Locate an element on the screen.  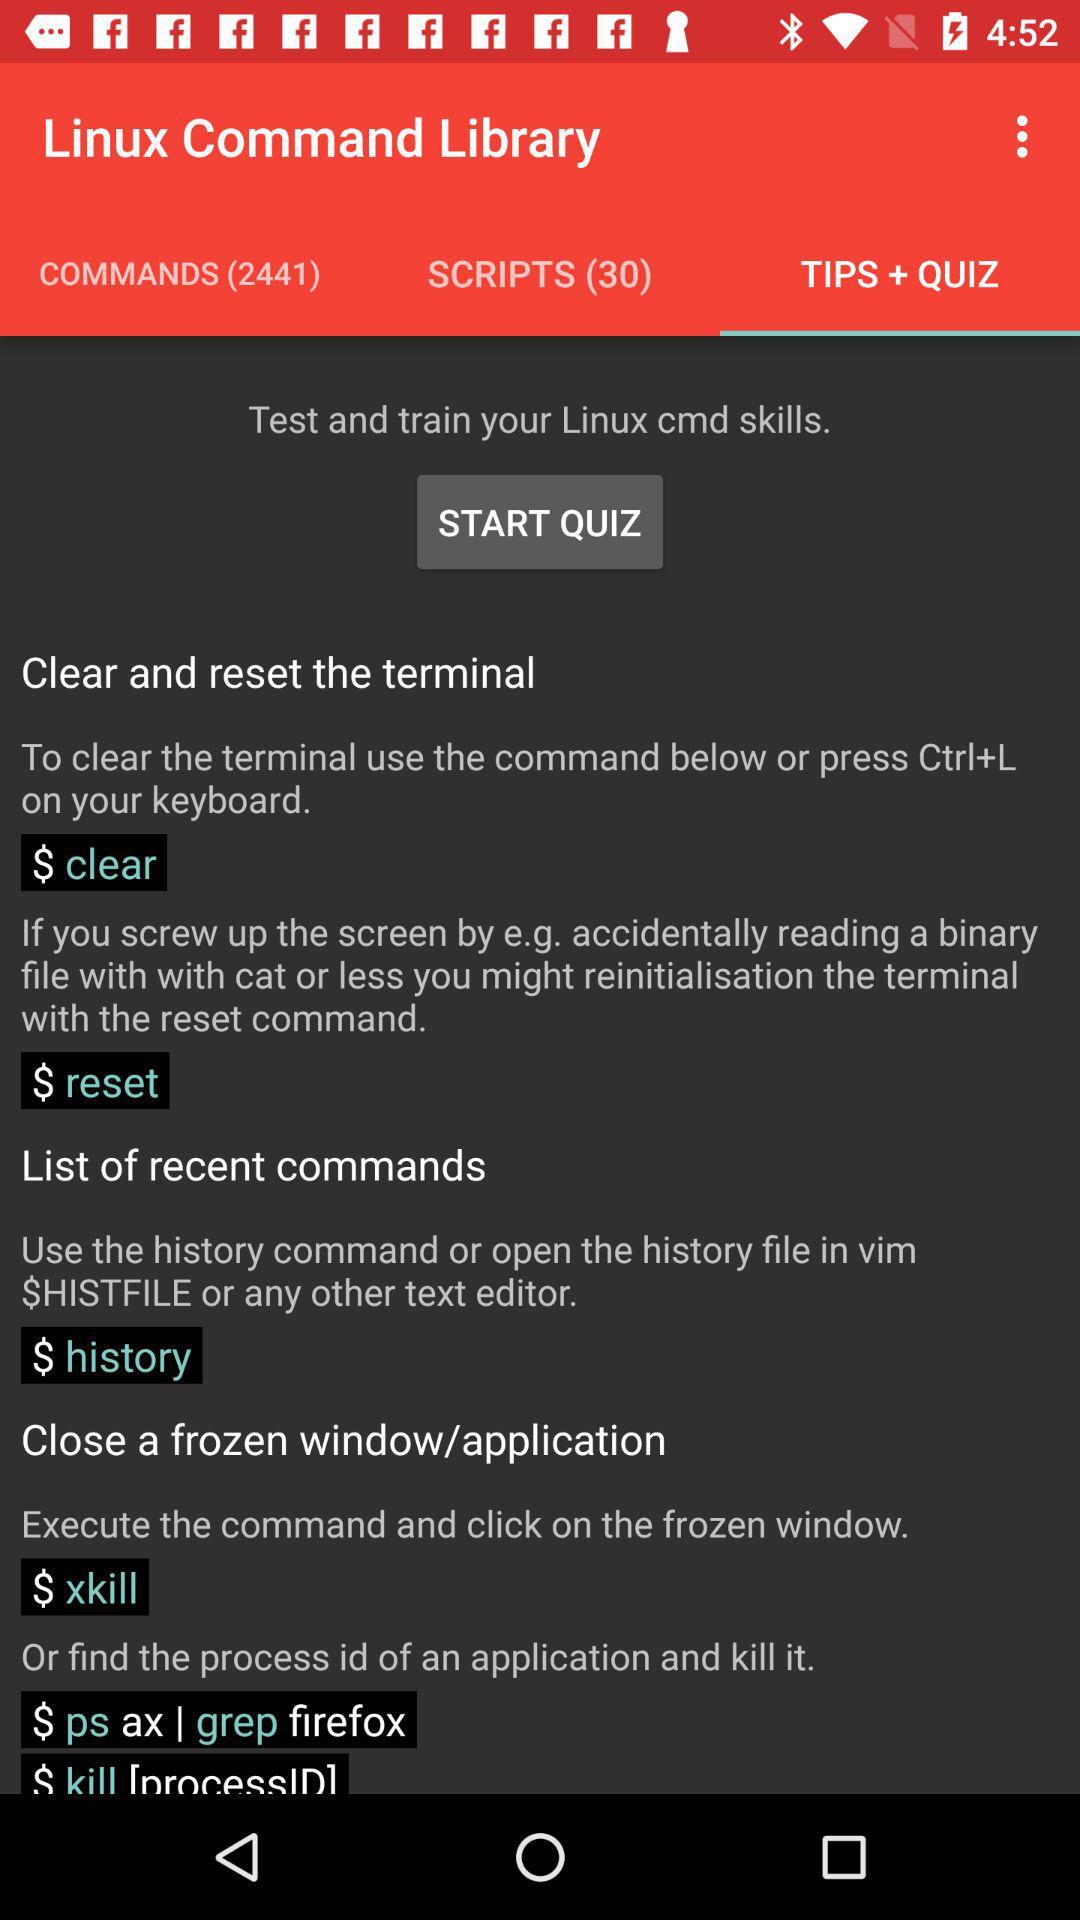
the start quiz is located at coordinates (540, 522).